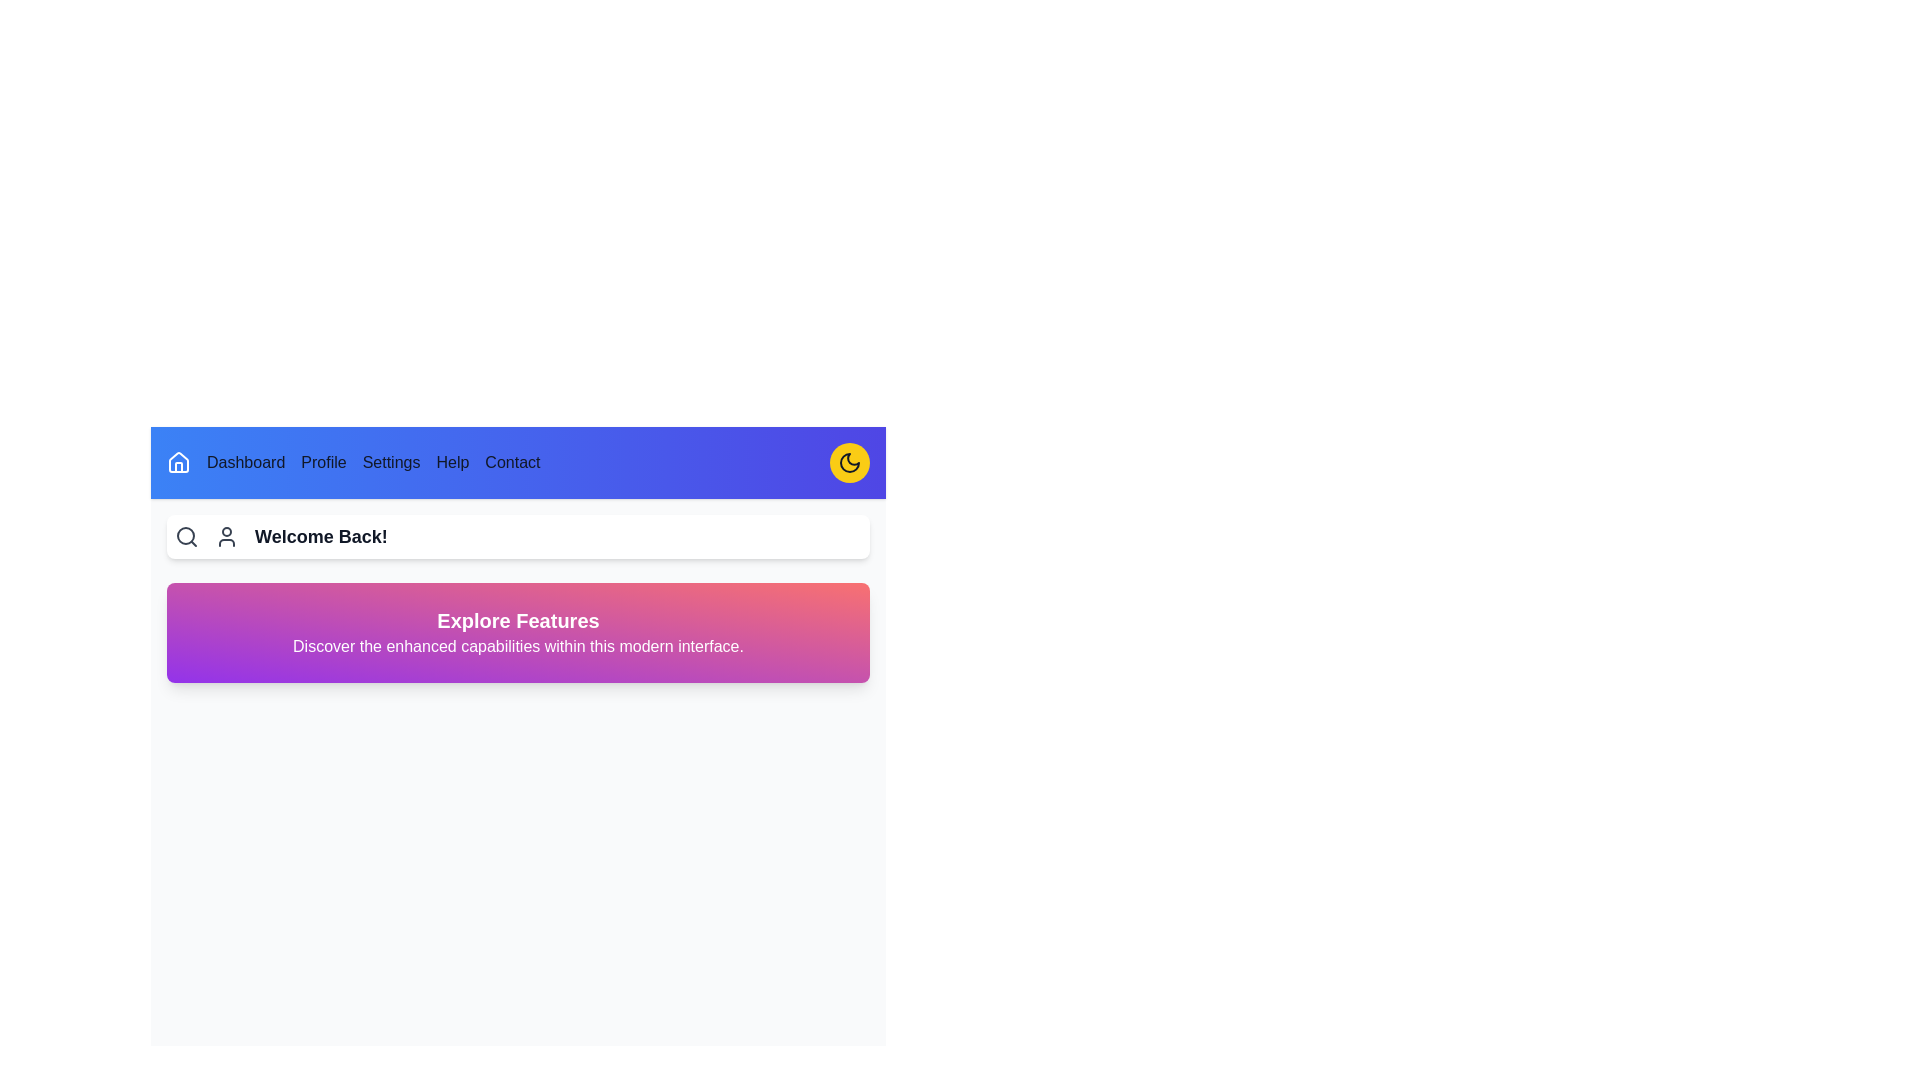 This screenshot has width=1920, height=1080. Describe the element at coordinates (513, 462) in the screenshot. I see `the text content Contact to select it` at that location.